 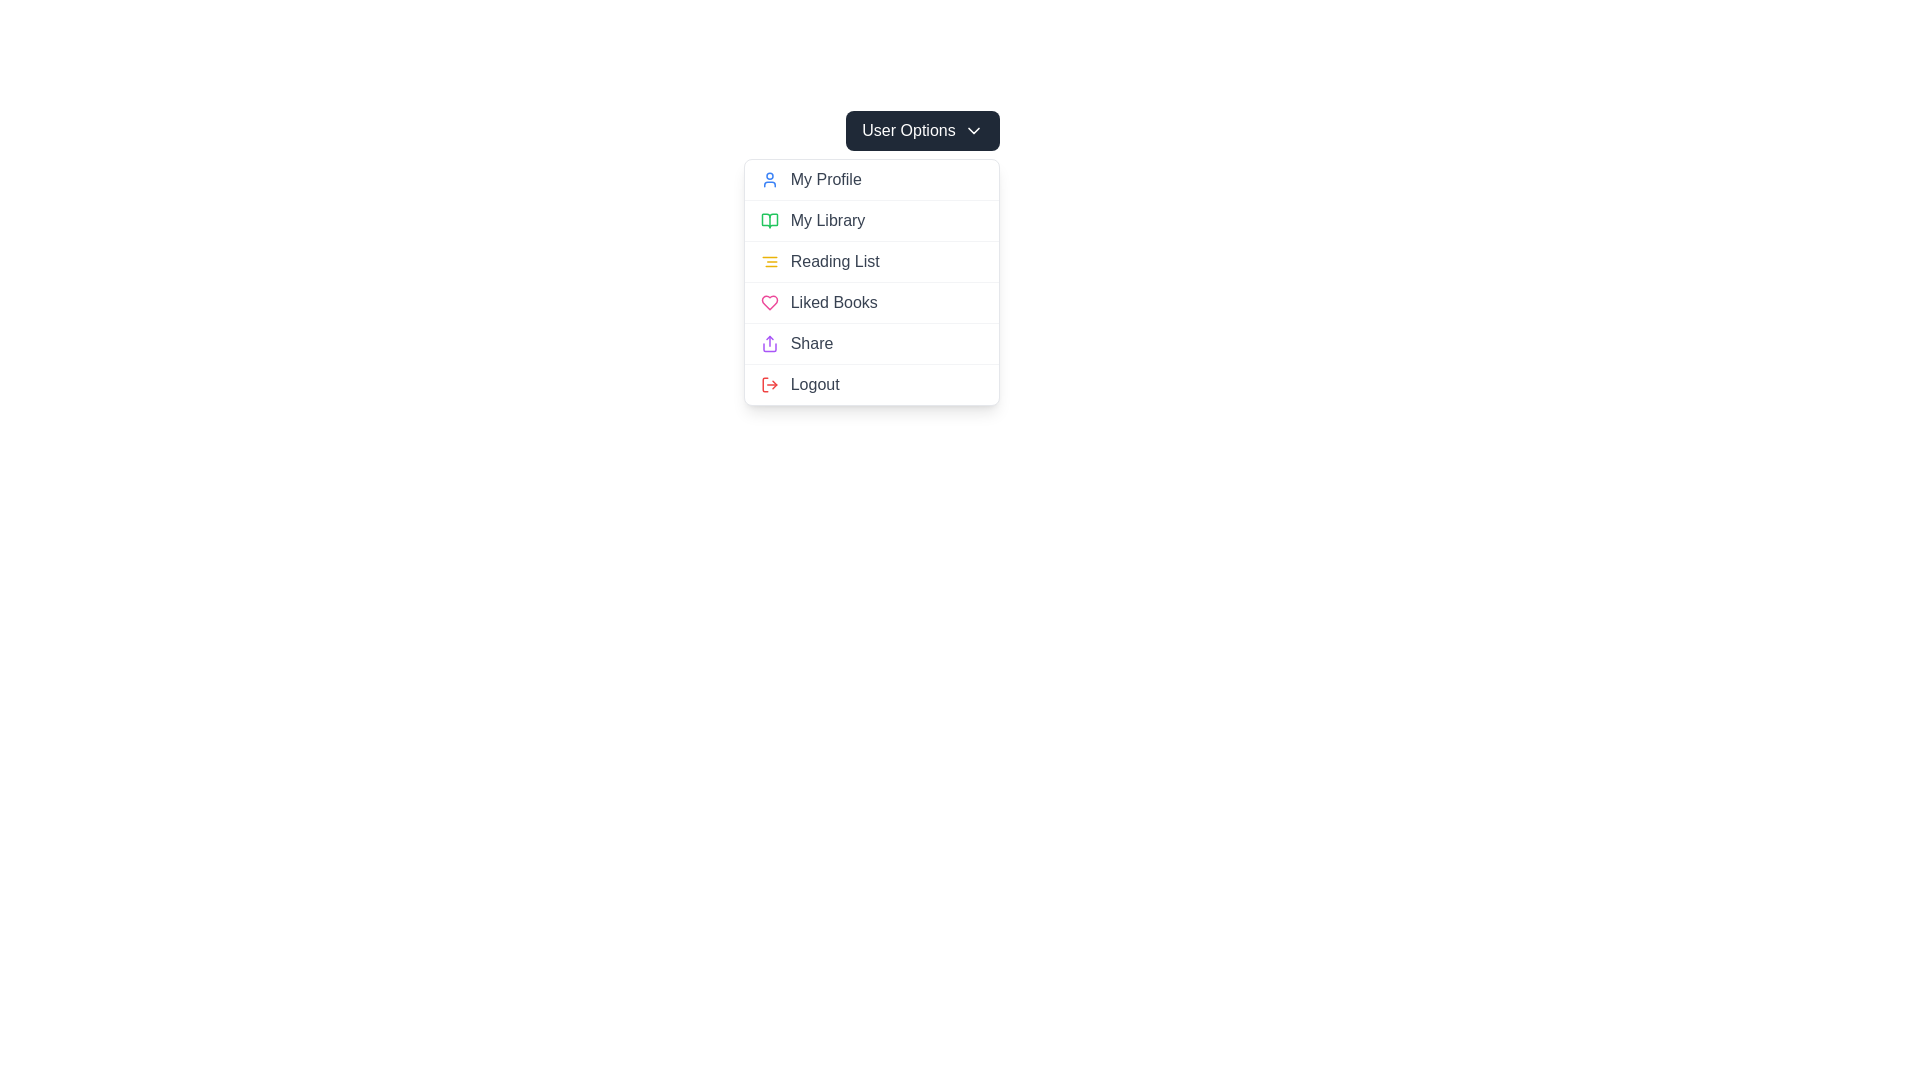 I want to click on the 'My Library' text label in the dropdown menu, so click(x=828, y=220).